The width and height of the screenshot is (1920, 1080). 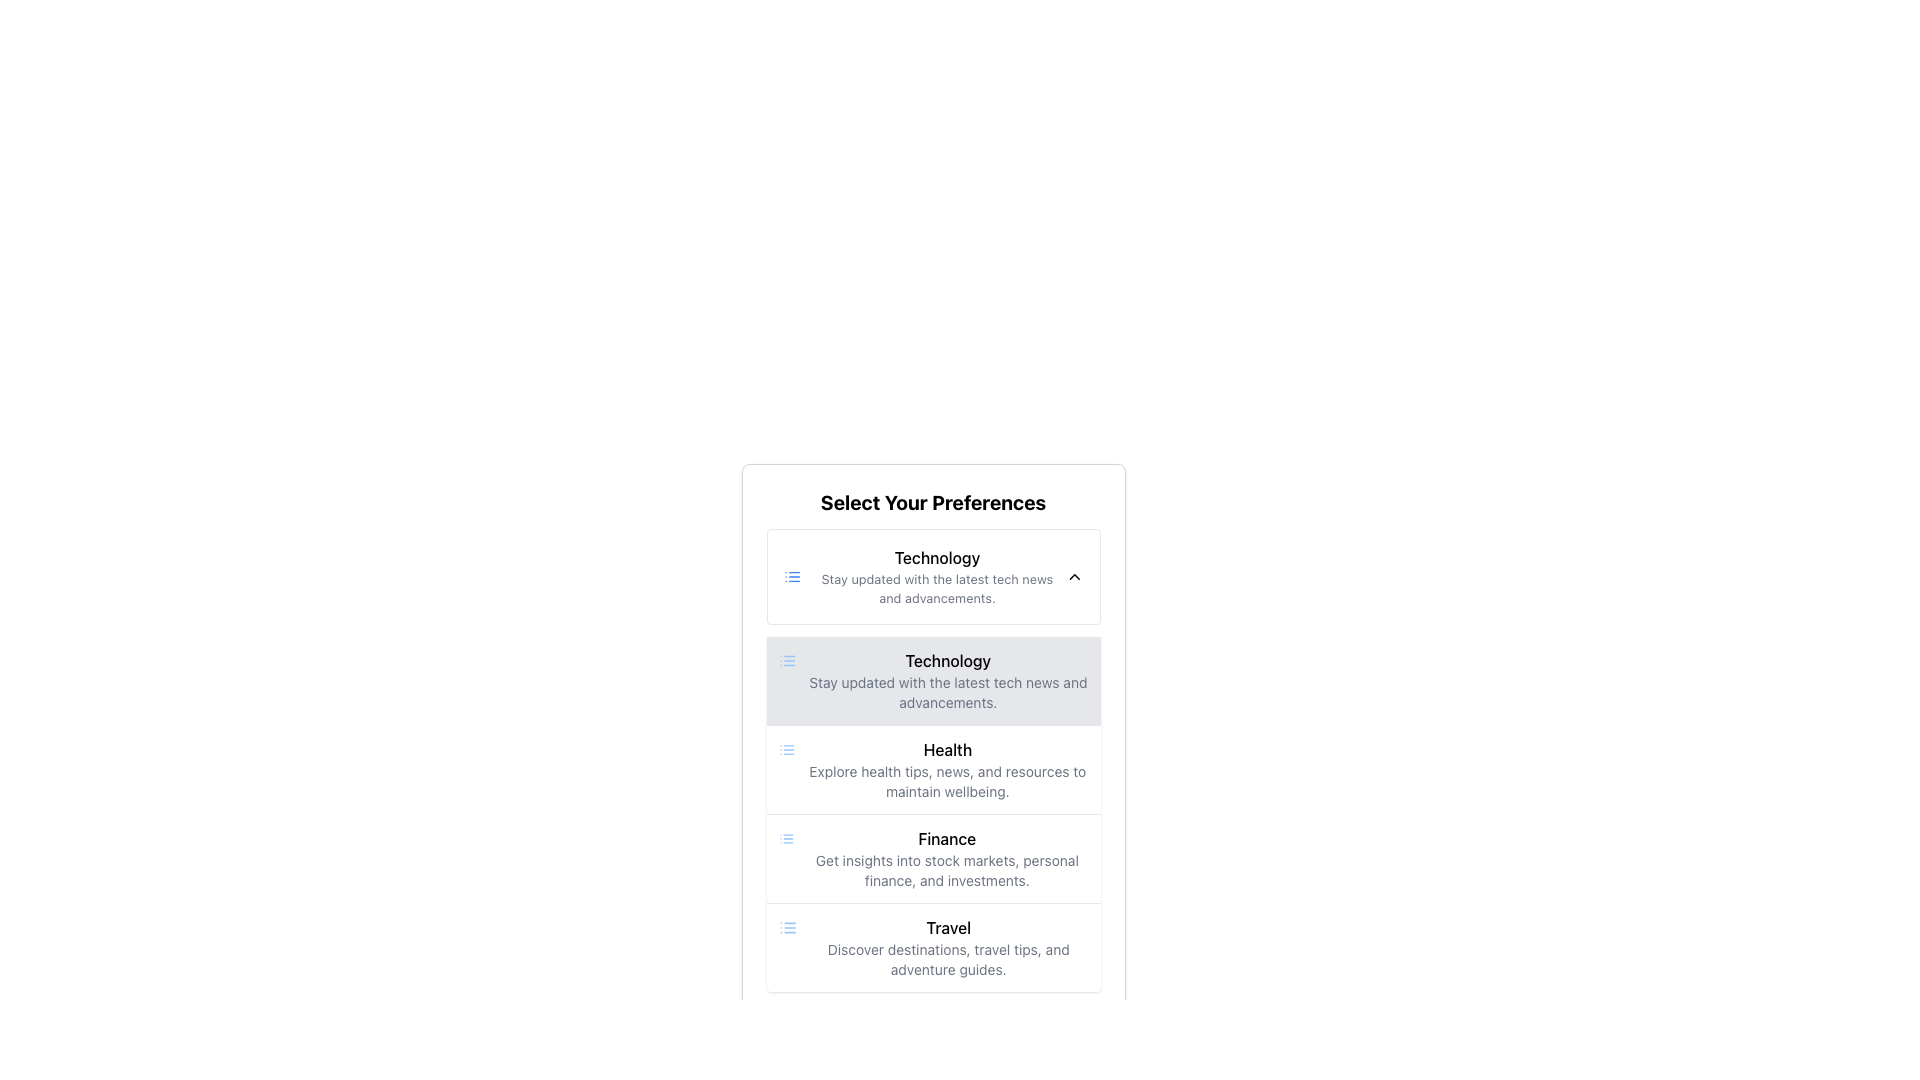 What do you see at coordinates (946, 858) in the screenshot?
I see `the third item in the vertical list related to finance topics, which is located below the 'Health' section and above the 'Travel' section` at bounding box center [946, 858].